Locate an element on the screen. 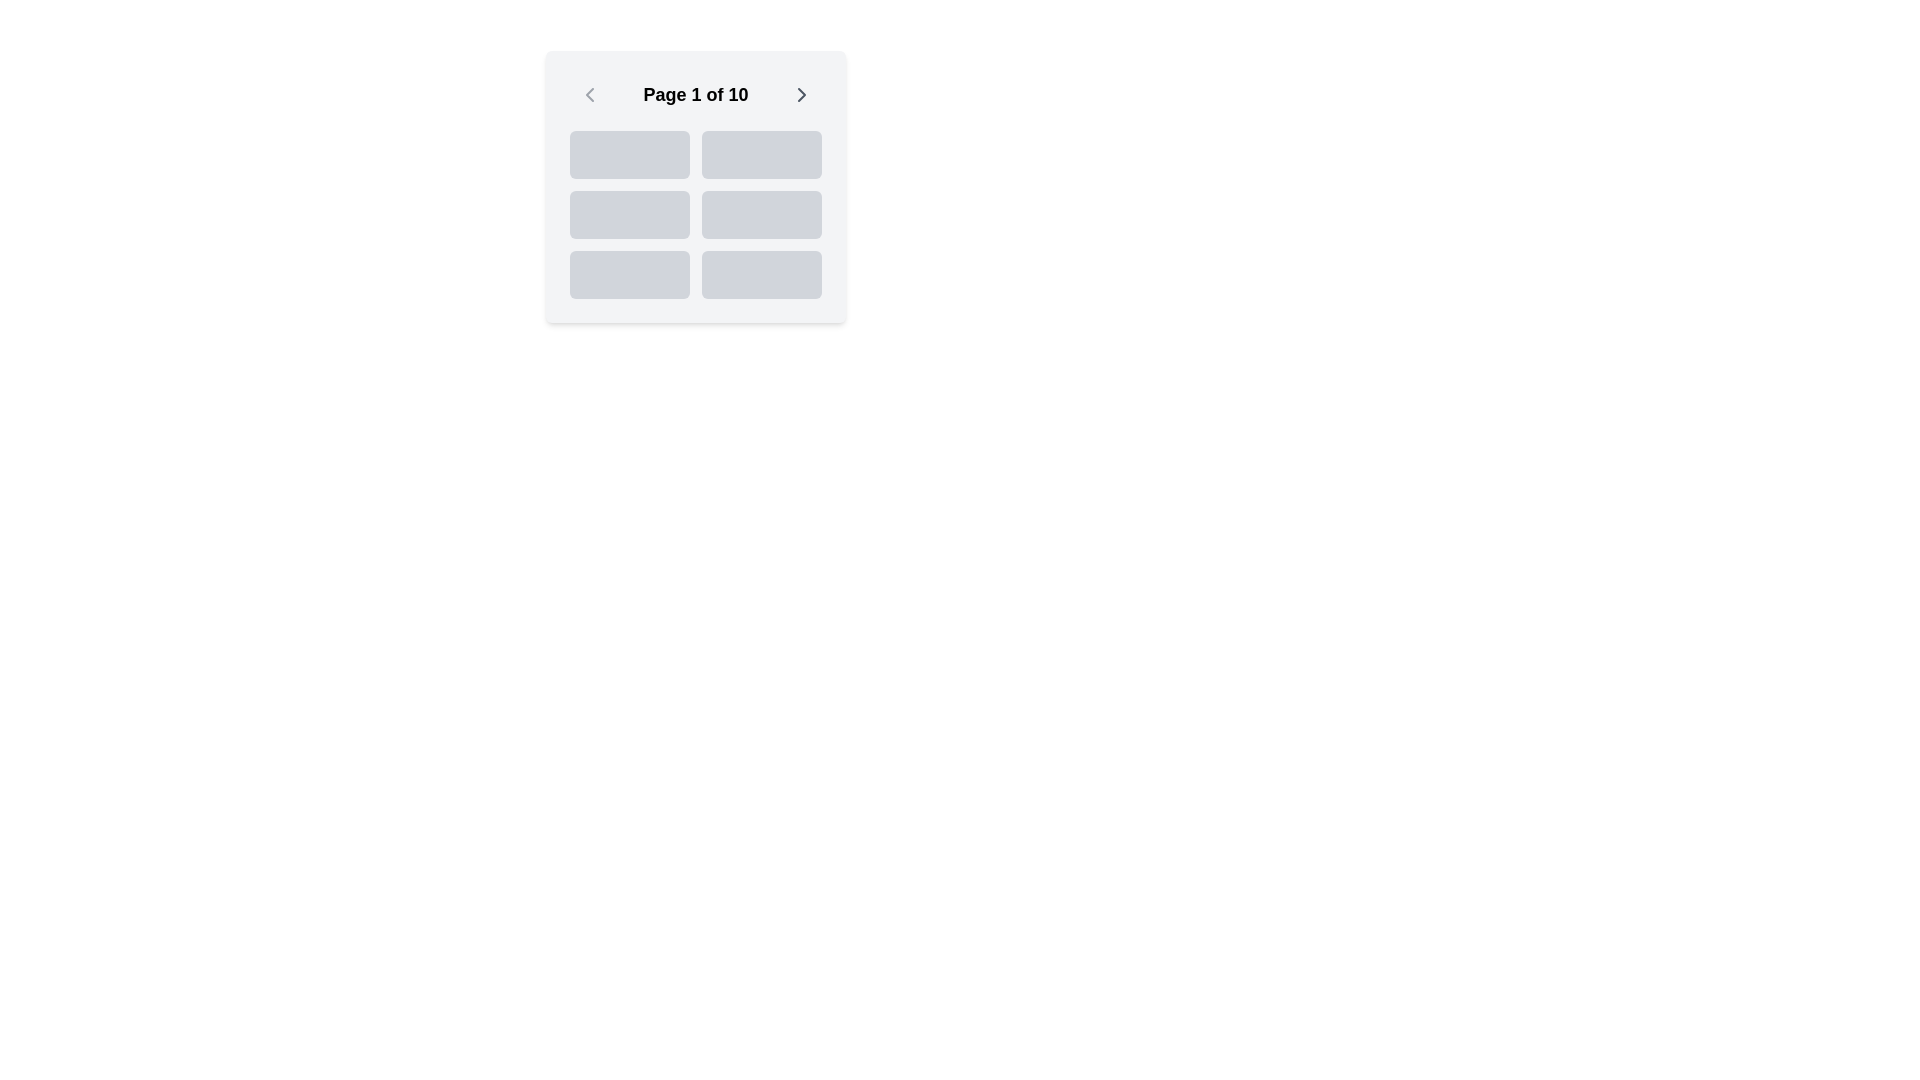 The image size is (1920, 1080). the non-interactive rectangular button-like visual block located in the third row and first column of a 2-column grid layout is located at coordinates (628, 274).